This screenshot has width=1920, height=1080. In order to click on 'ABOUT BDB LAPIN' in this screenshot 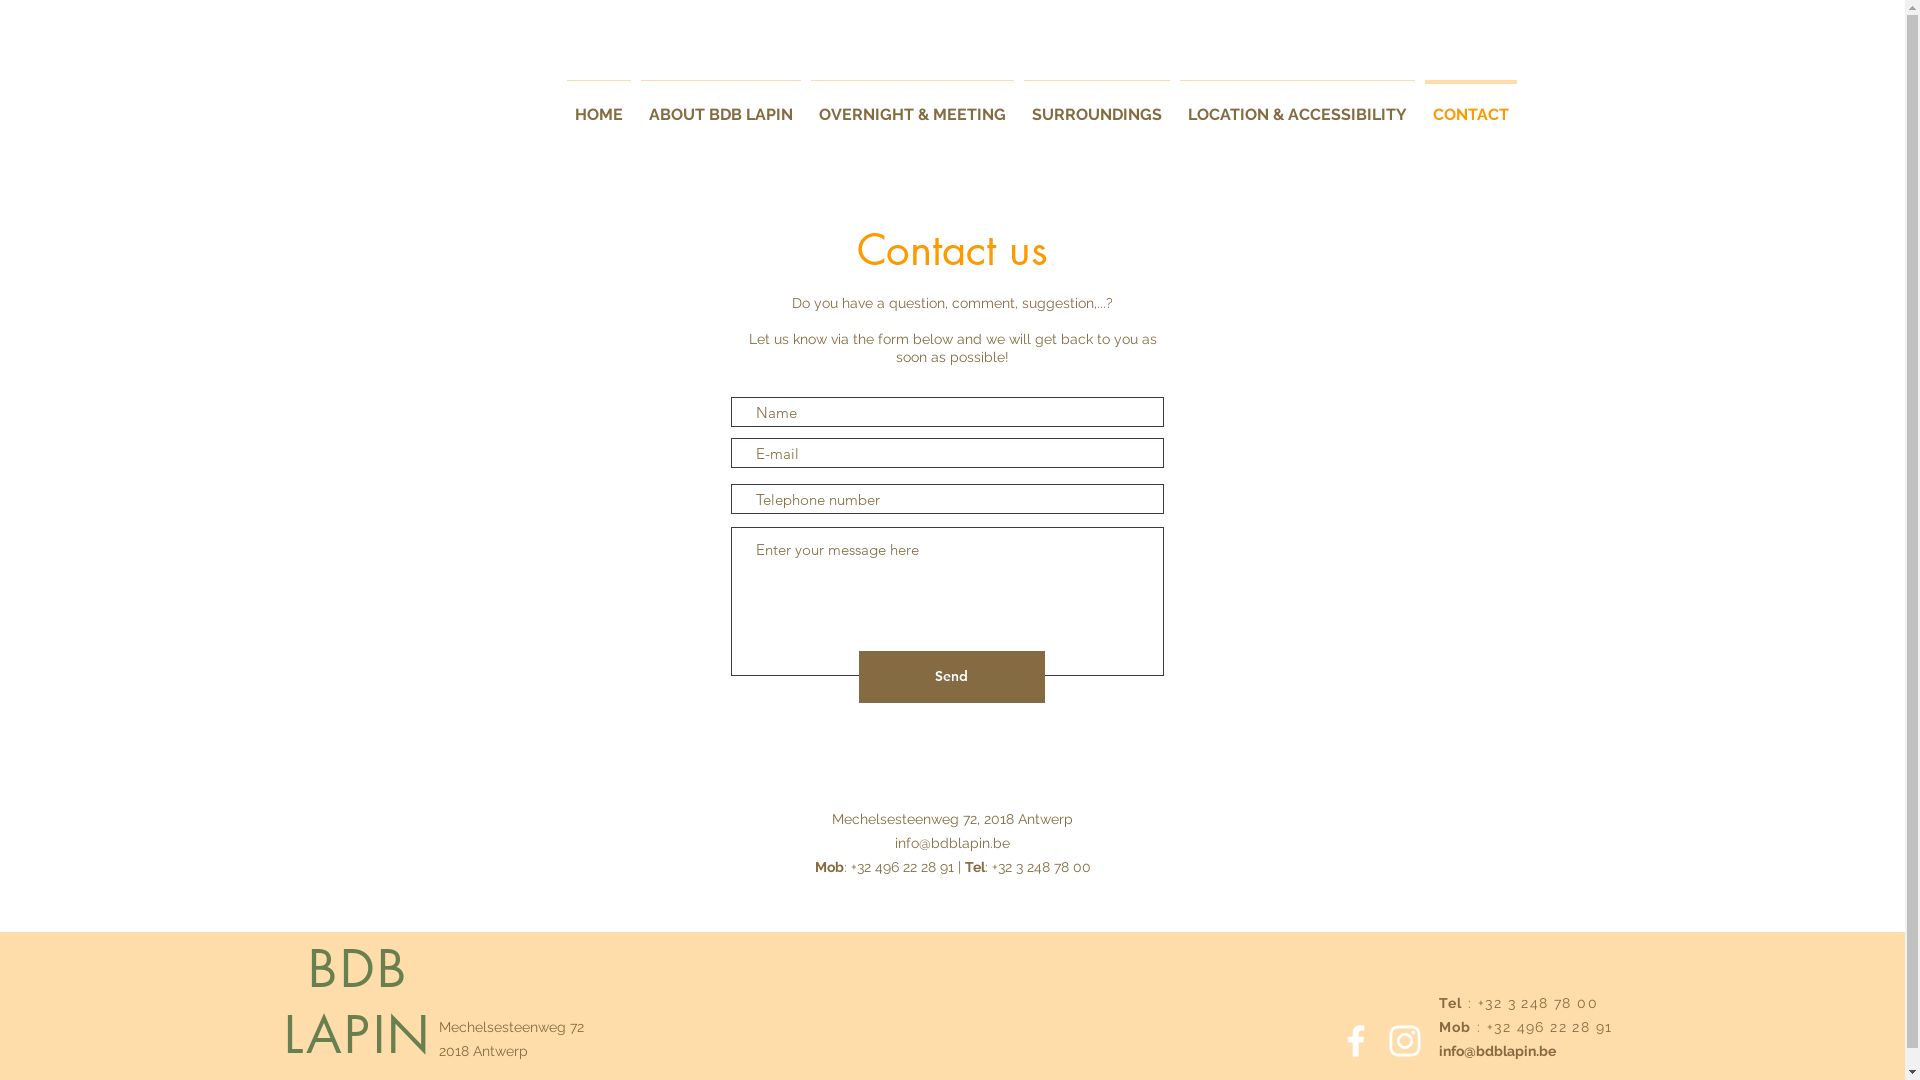, I will do `click(720, 105)`.